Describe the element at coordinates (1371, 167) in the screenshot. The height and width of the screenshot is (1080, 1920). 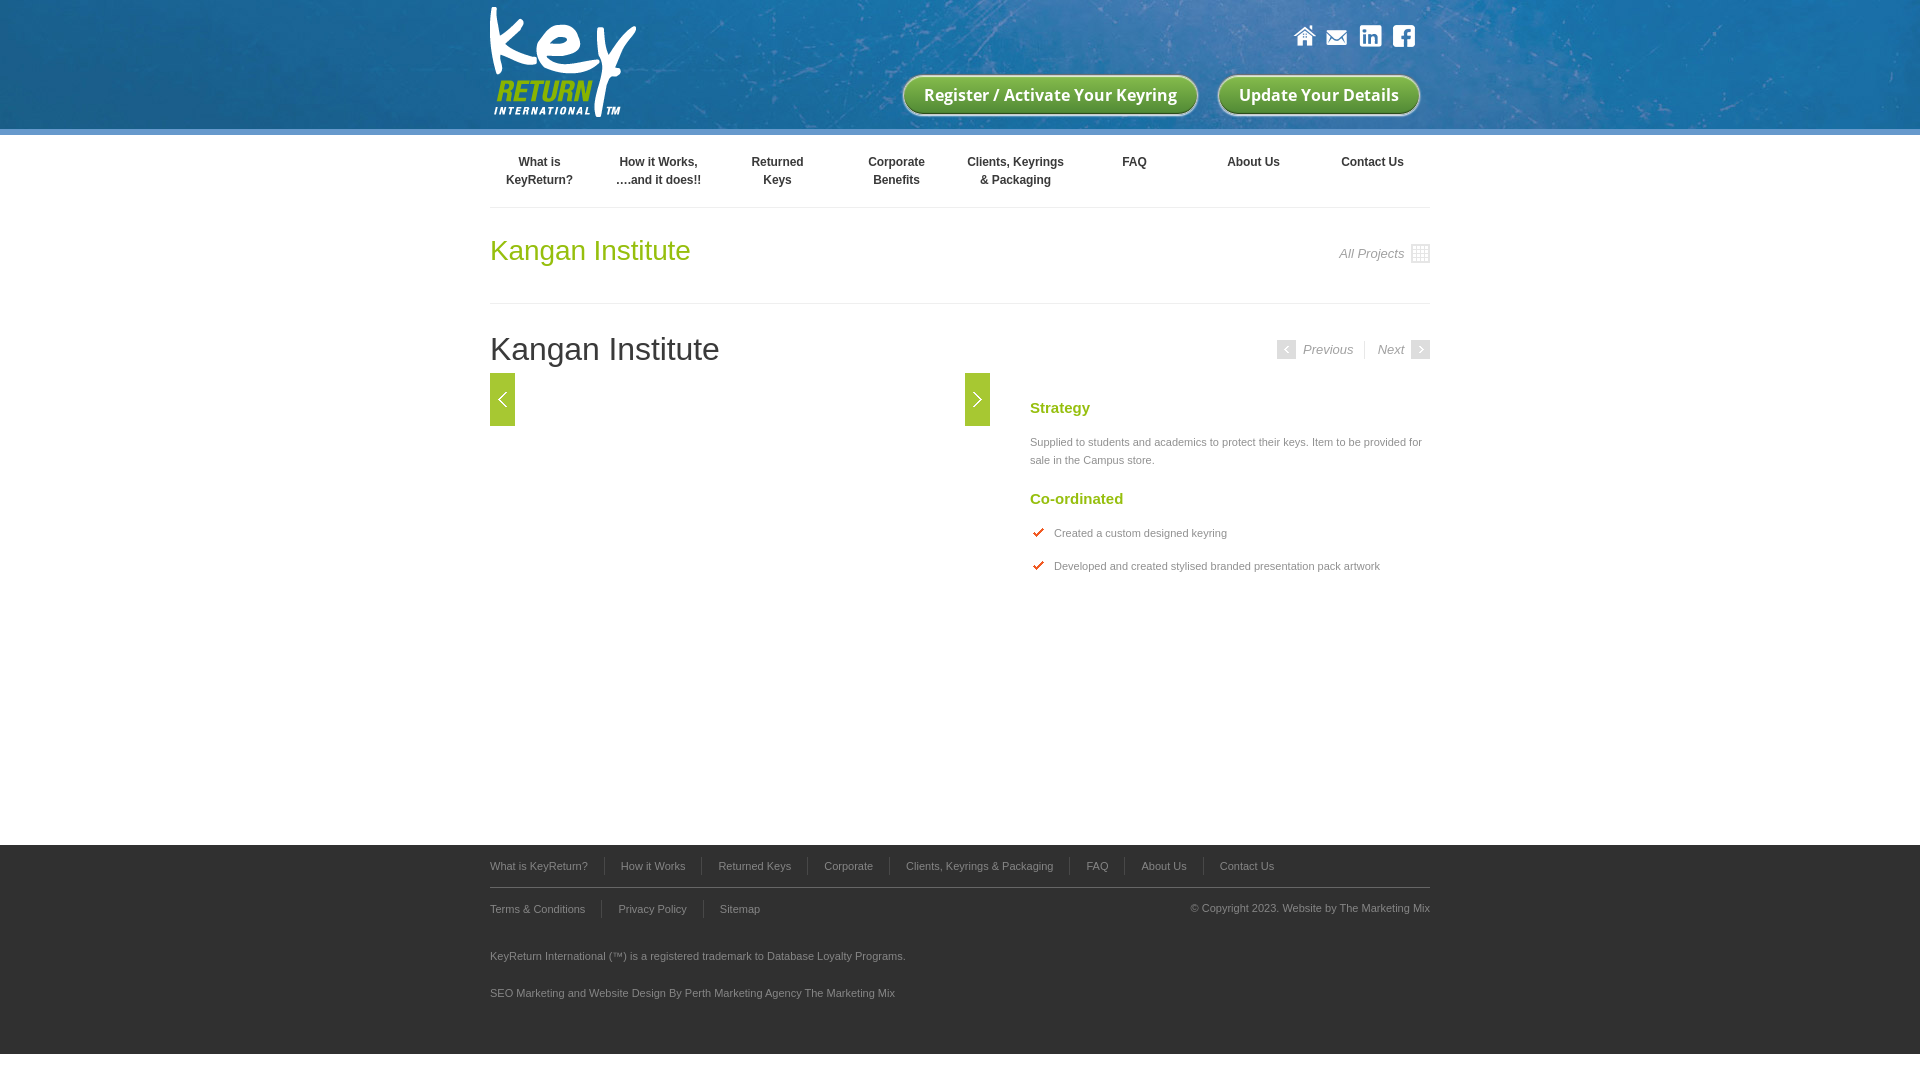
I see `'Contact Us'` at that location.